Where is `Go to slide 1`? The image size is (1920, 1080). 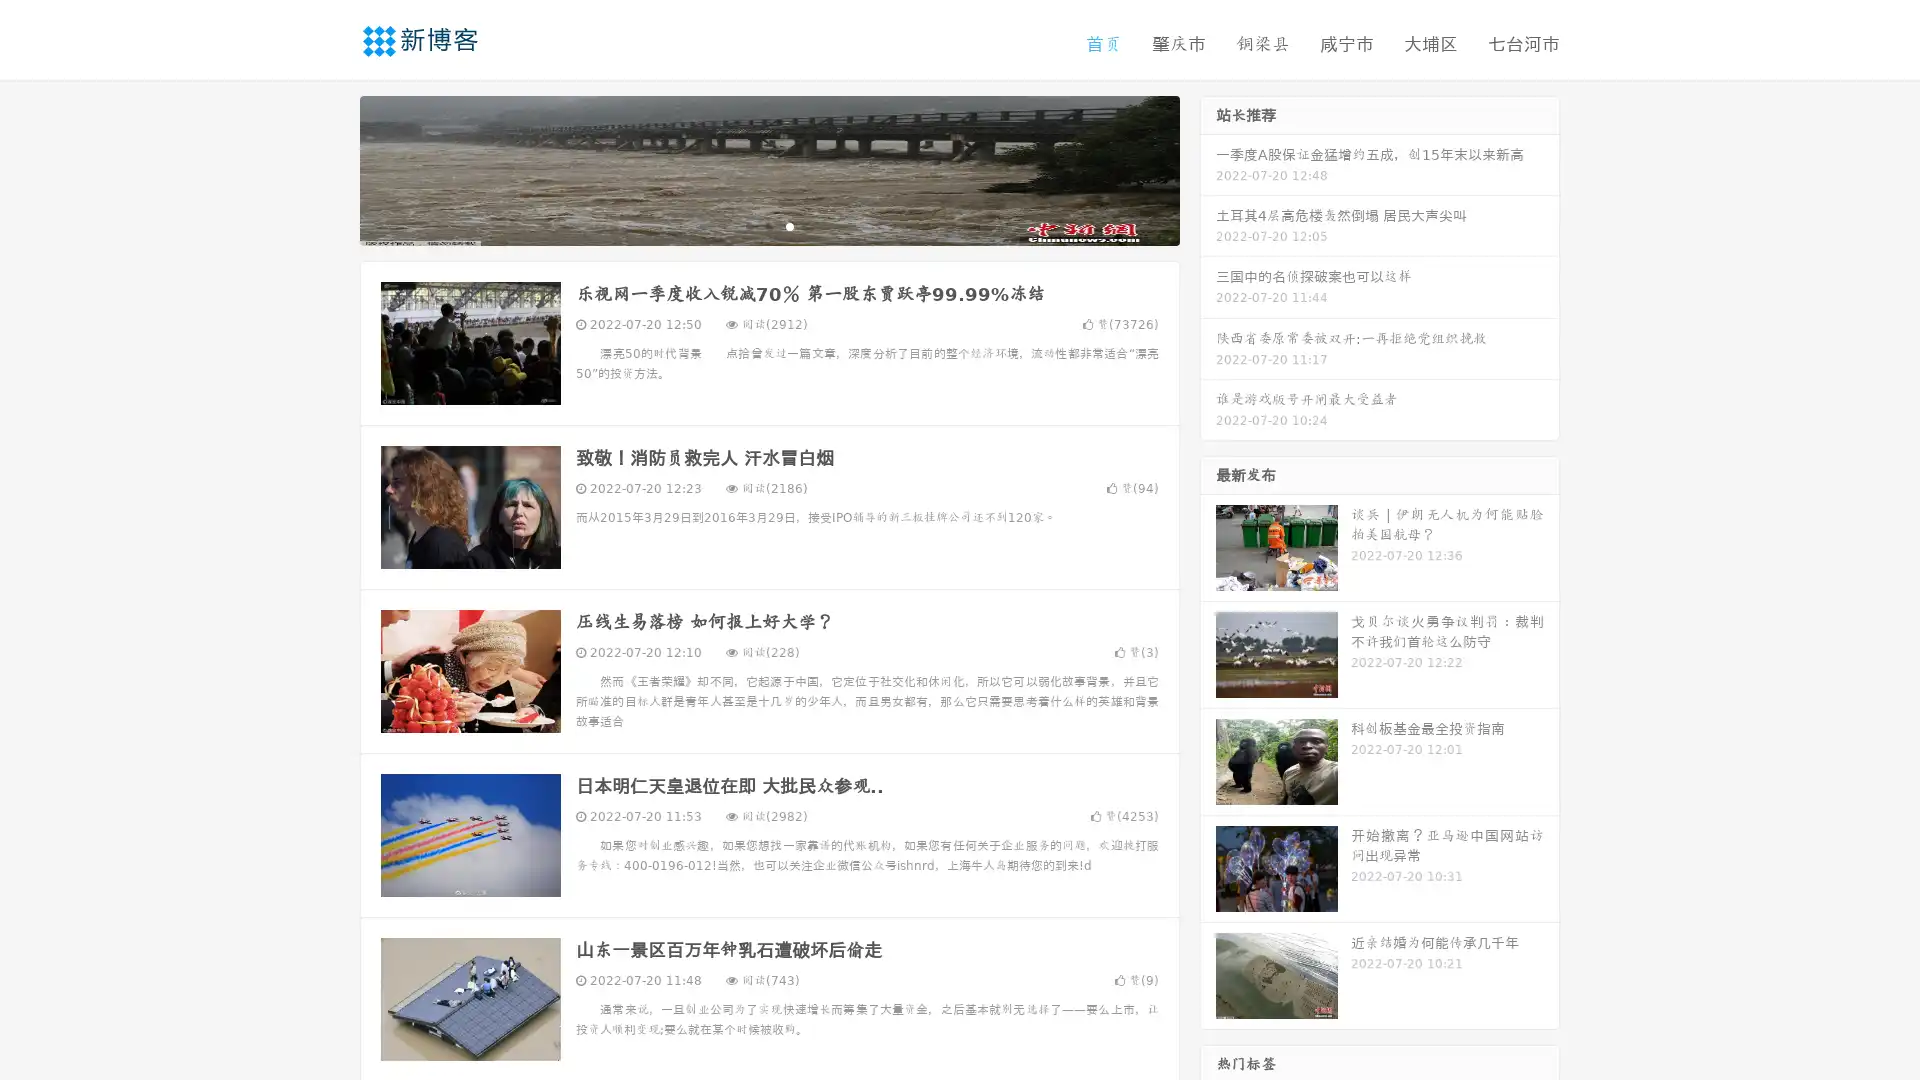
Go to slide 1 is located at coordinates (748, 225).